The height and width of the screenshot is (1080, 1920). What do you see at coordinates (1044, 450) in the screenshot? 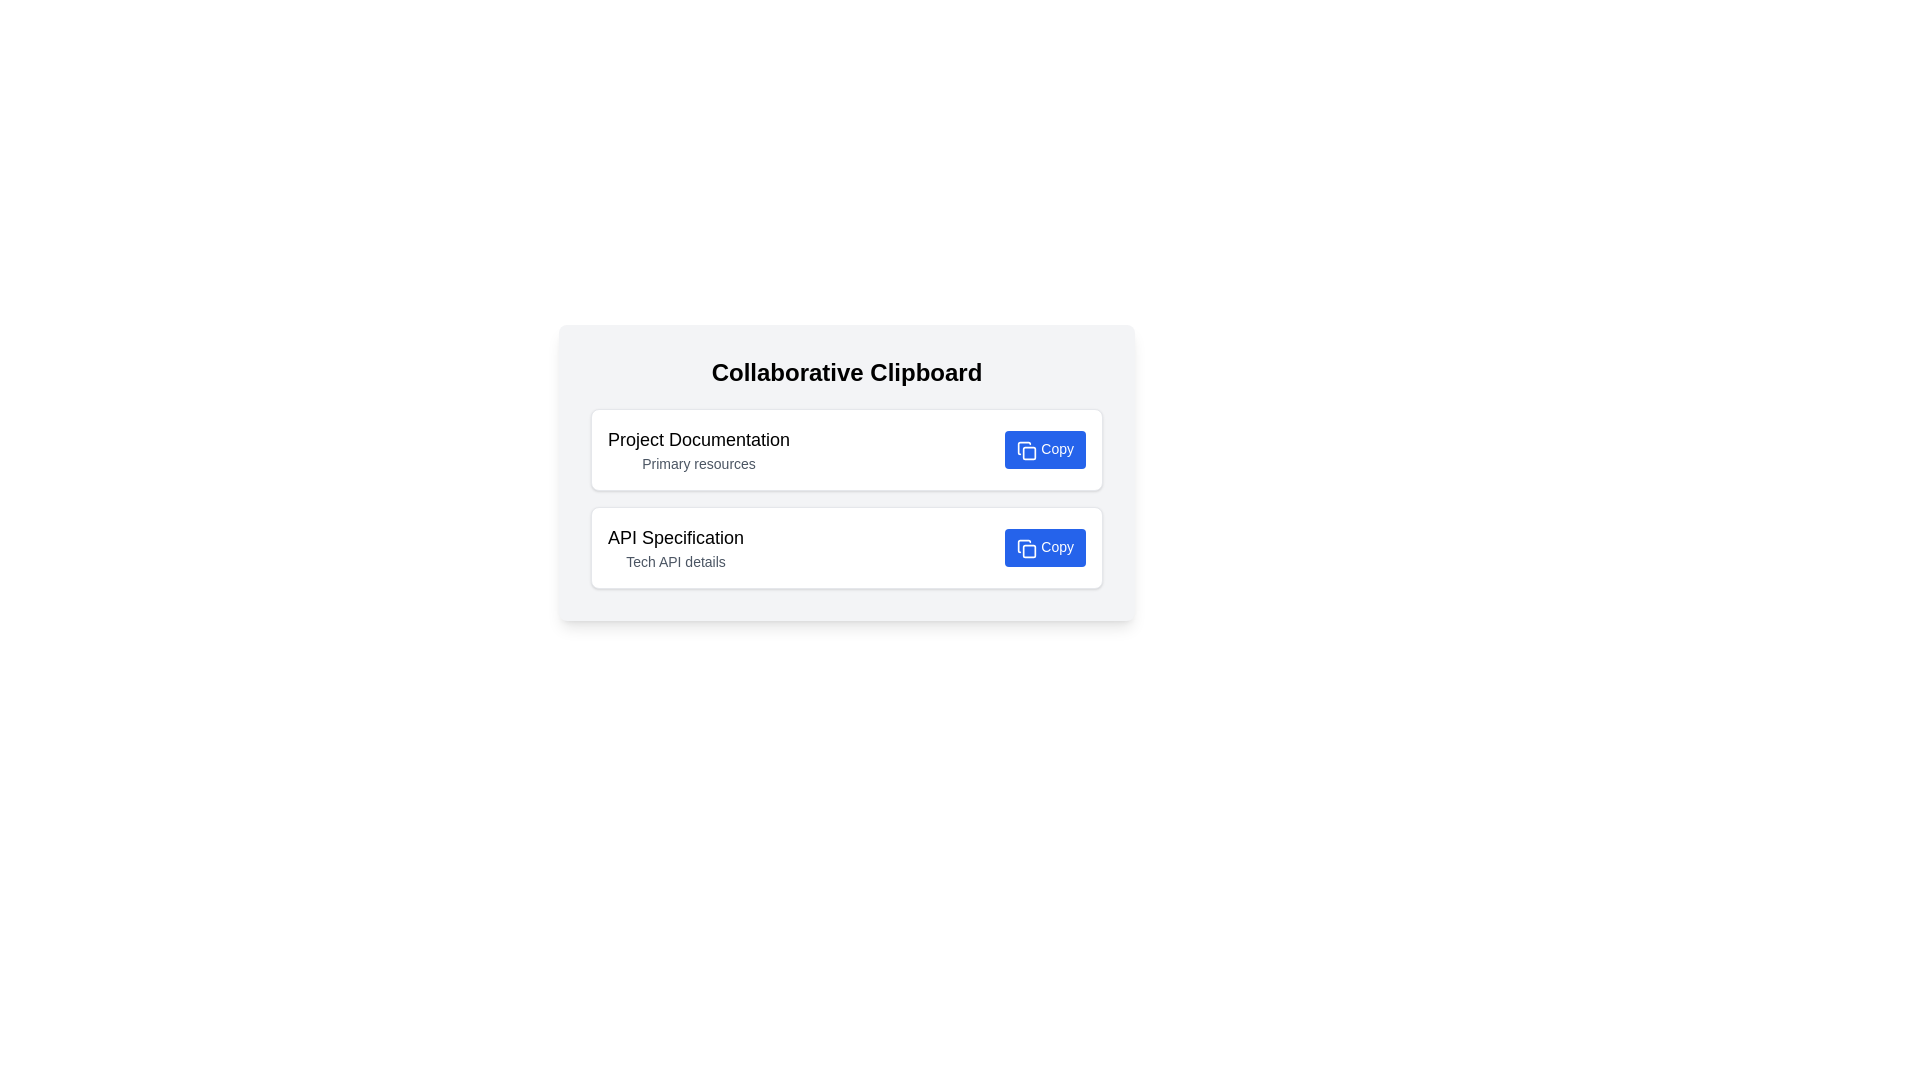
I see `the 'Copy' button associated with 'Project Documentation' to copy its content to the clipboard` at bounding box center [1044, 450].